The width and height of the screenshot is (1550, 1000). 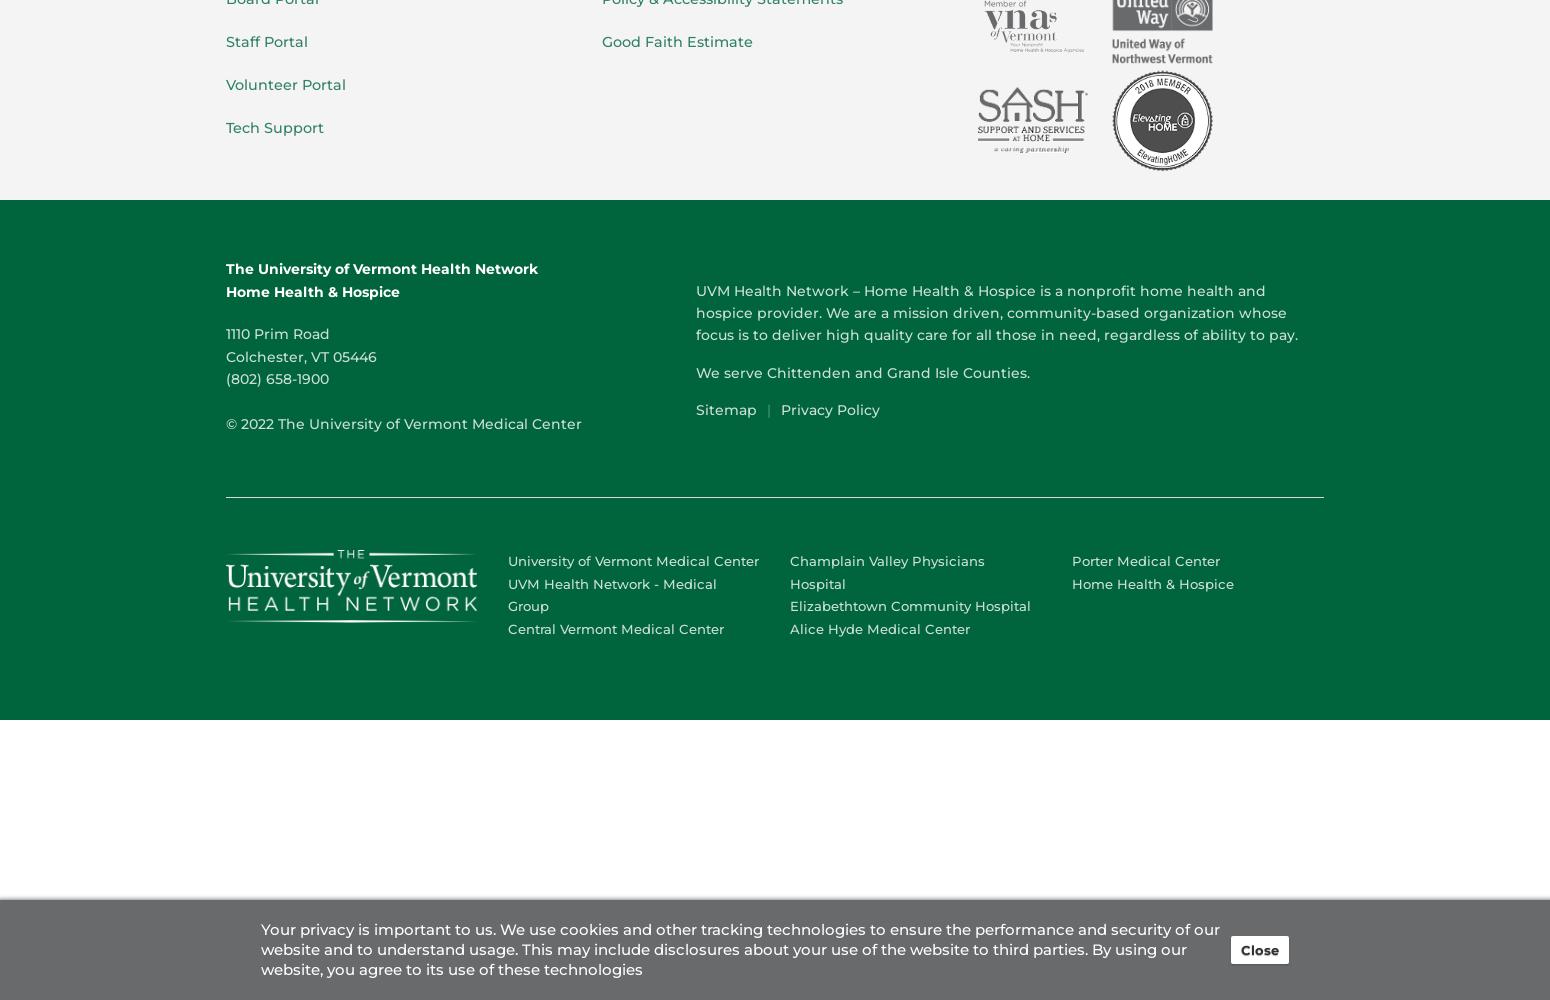 I want to click on 'Alice Hyde Medical Center', so click(x=879, y=628).